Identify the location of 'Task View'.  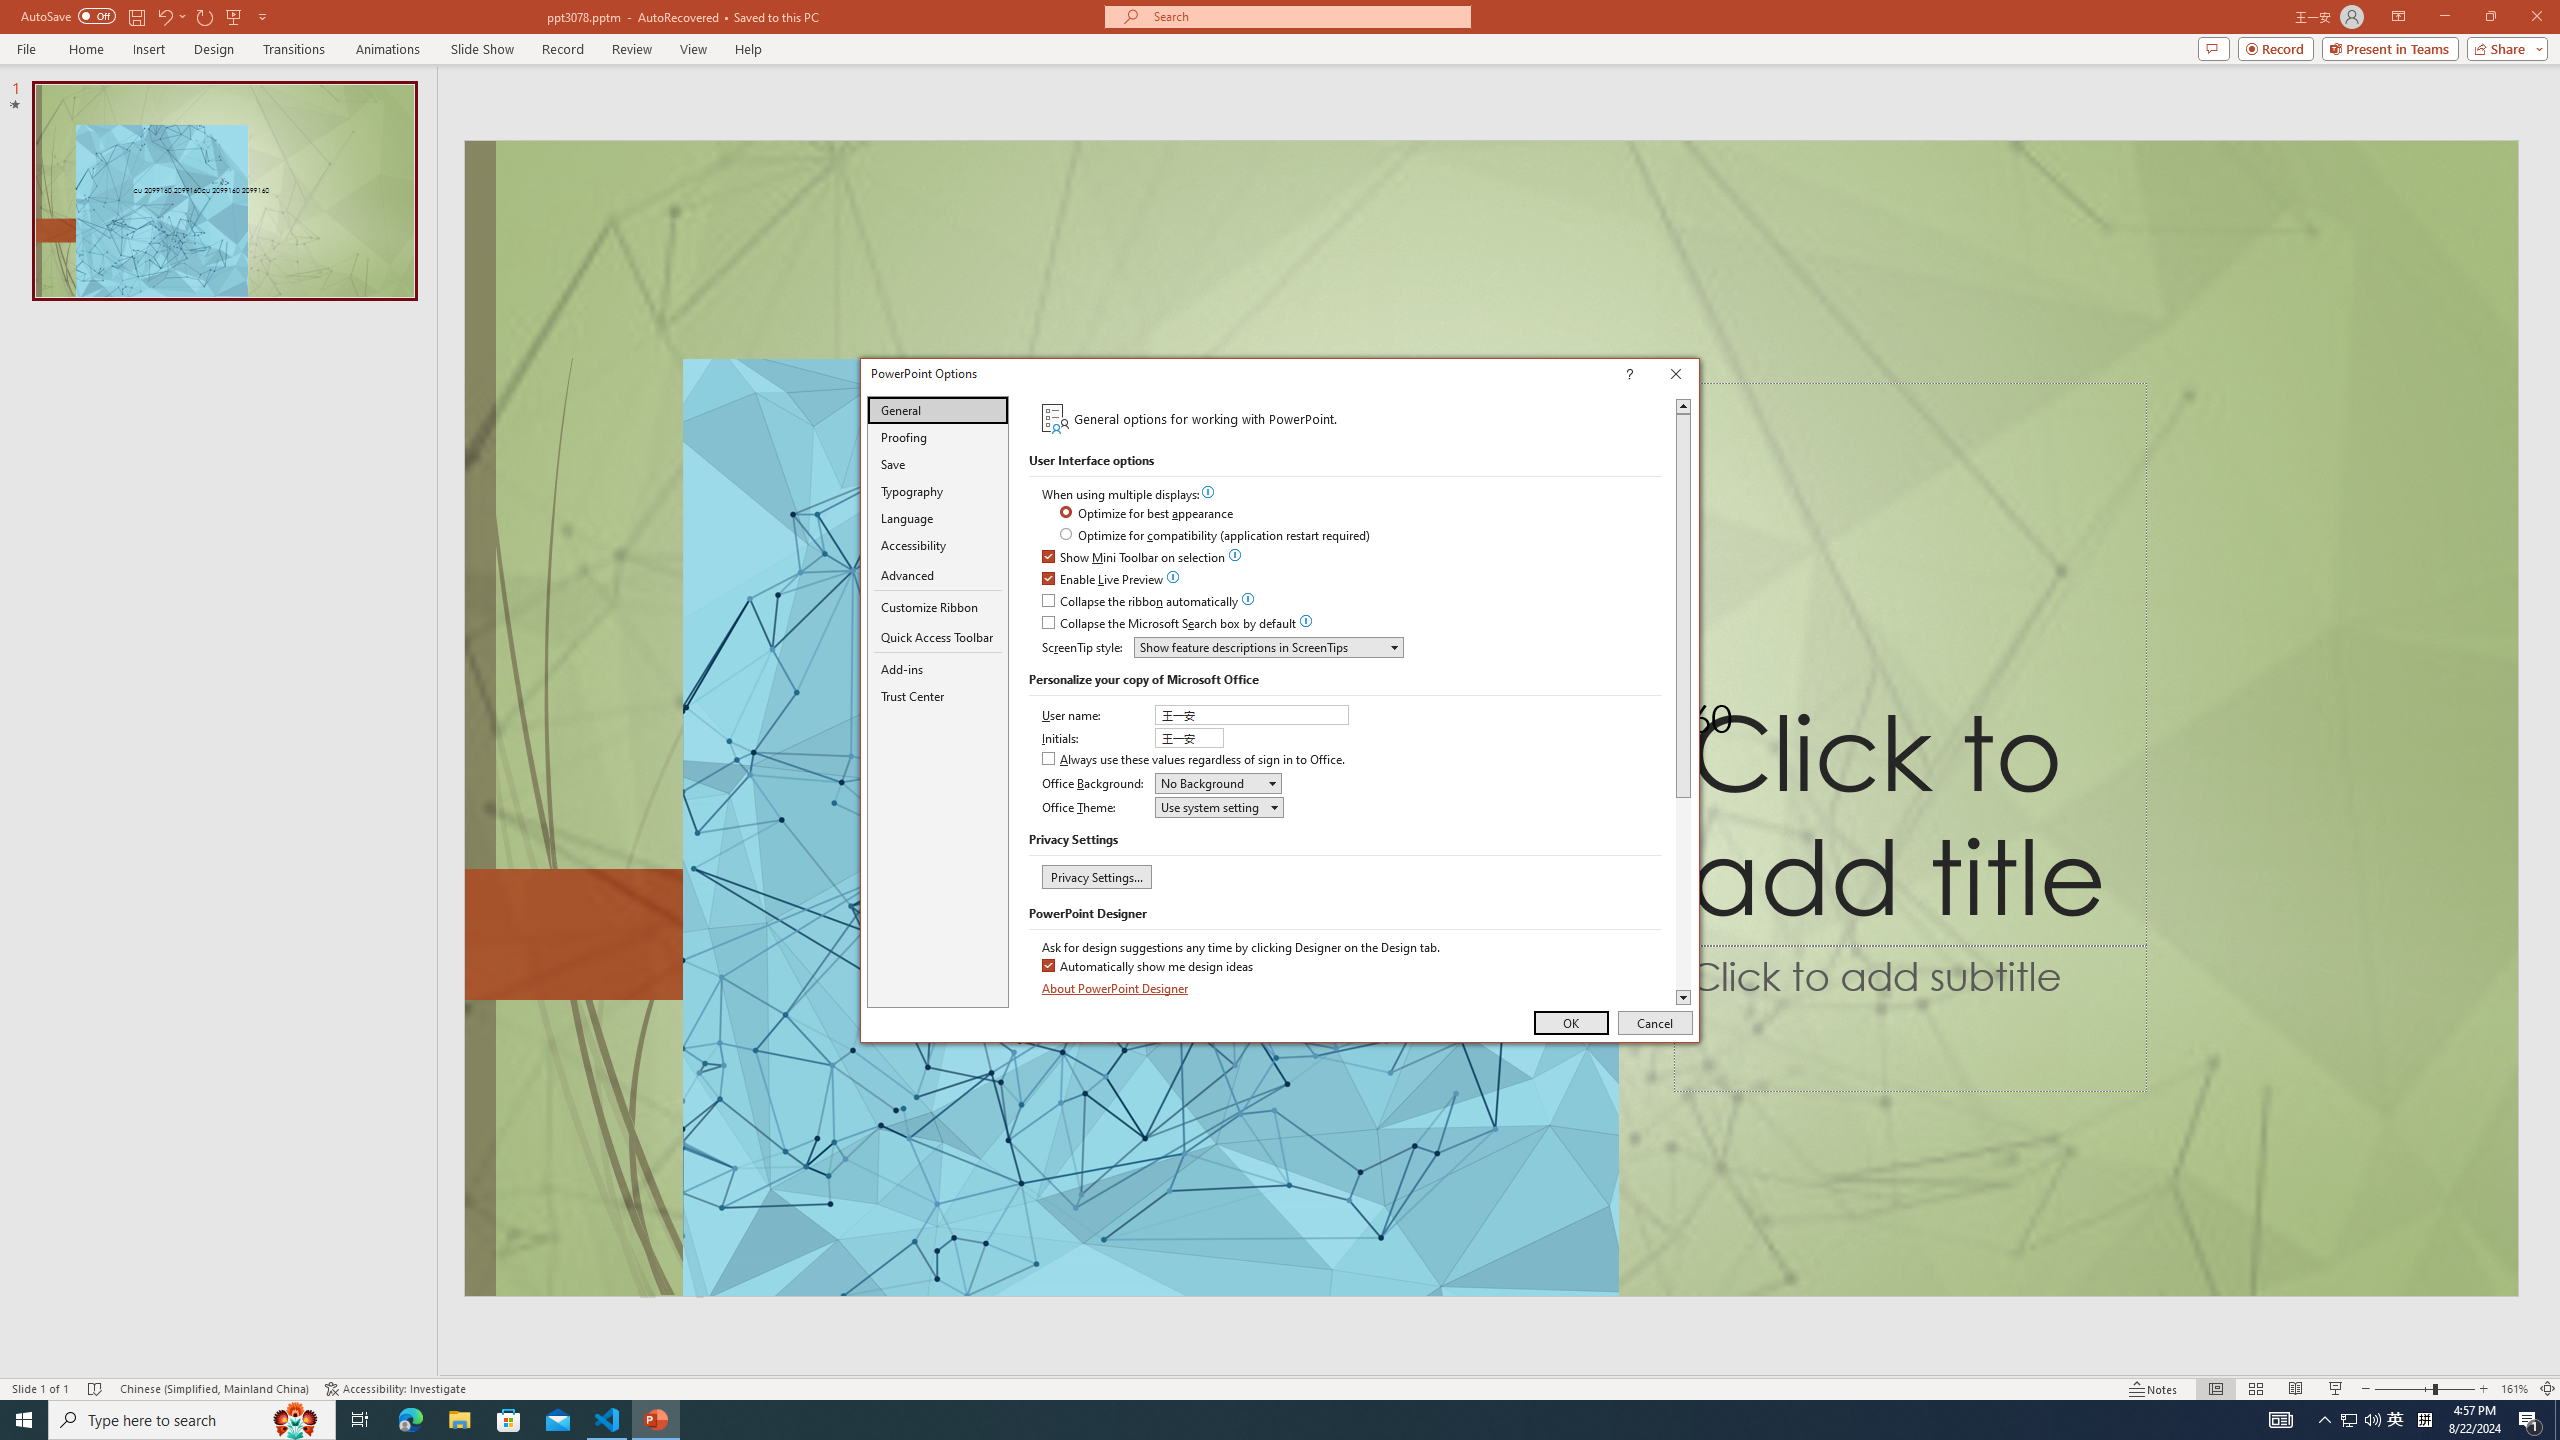
(358, 1418).